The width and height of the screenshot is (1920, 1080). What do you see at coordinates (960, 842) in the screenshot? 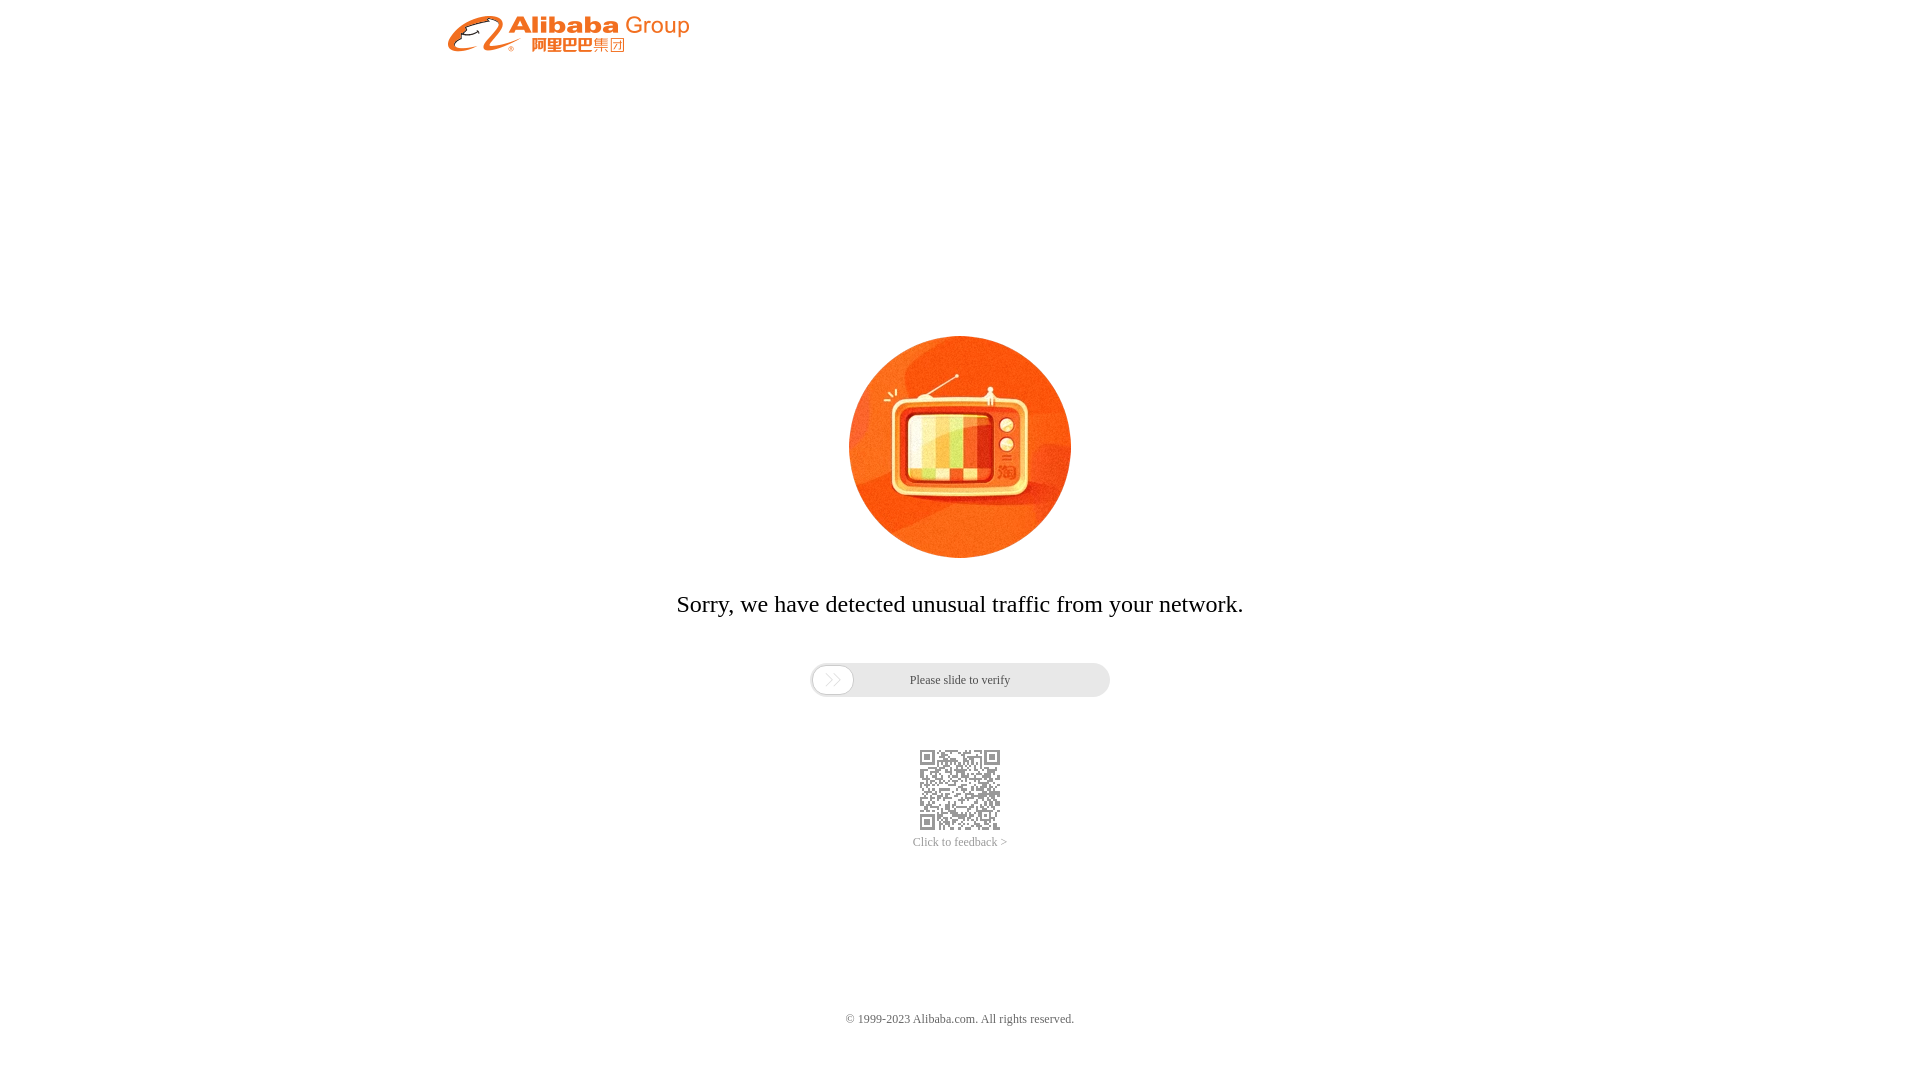
I see `'Click to feedback >'` at bounding box center [960, 842].